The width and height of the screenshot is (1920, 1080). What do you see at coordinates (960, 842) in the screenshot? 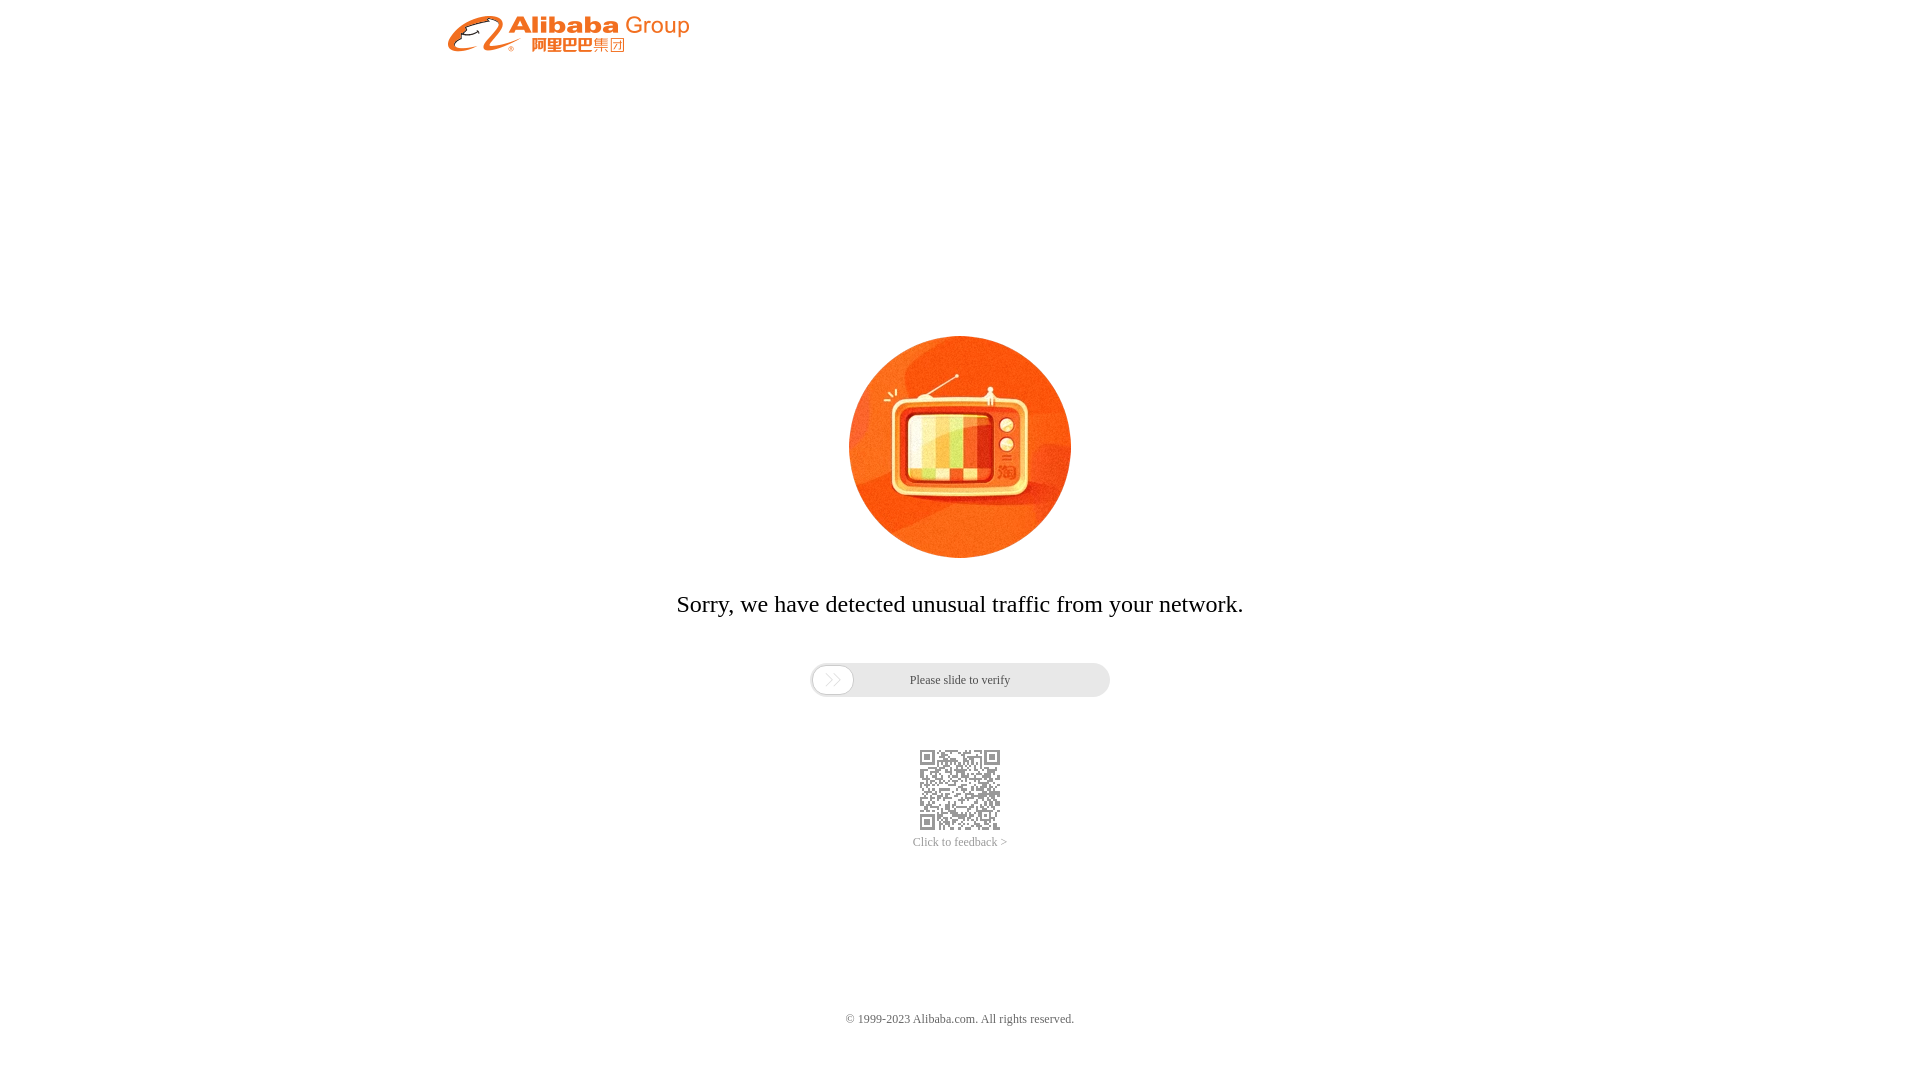
I see `'Click to feedback >'` at bounding box center [960, 842].